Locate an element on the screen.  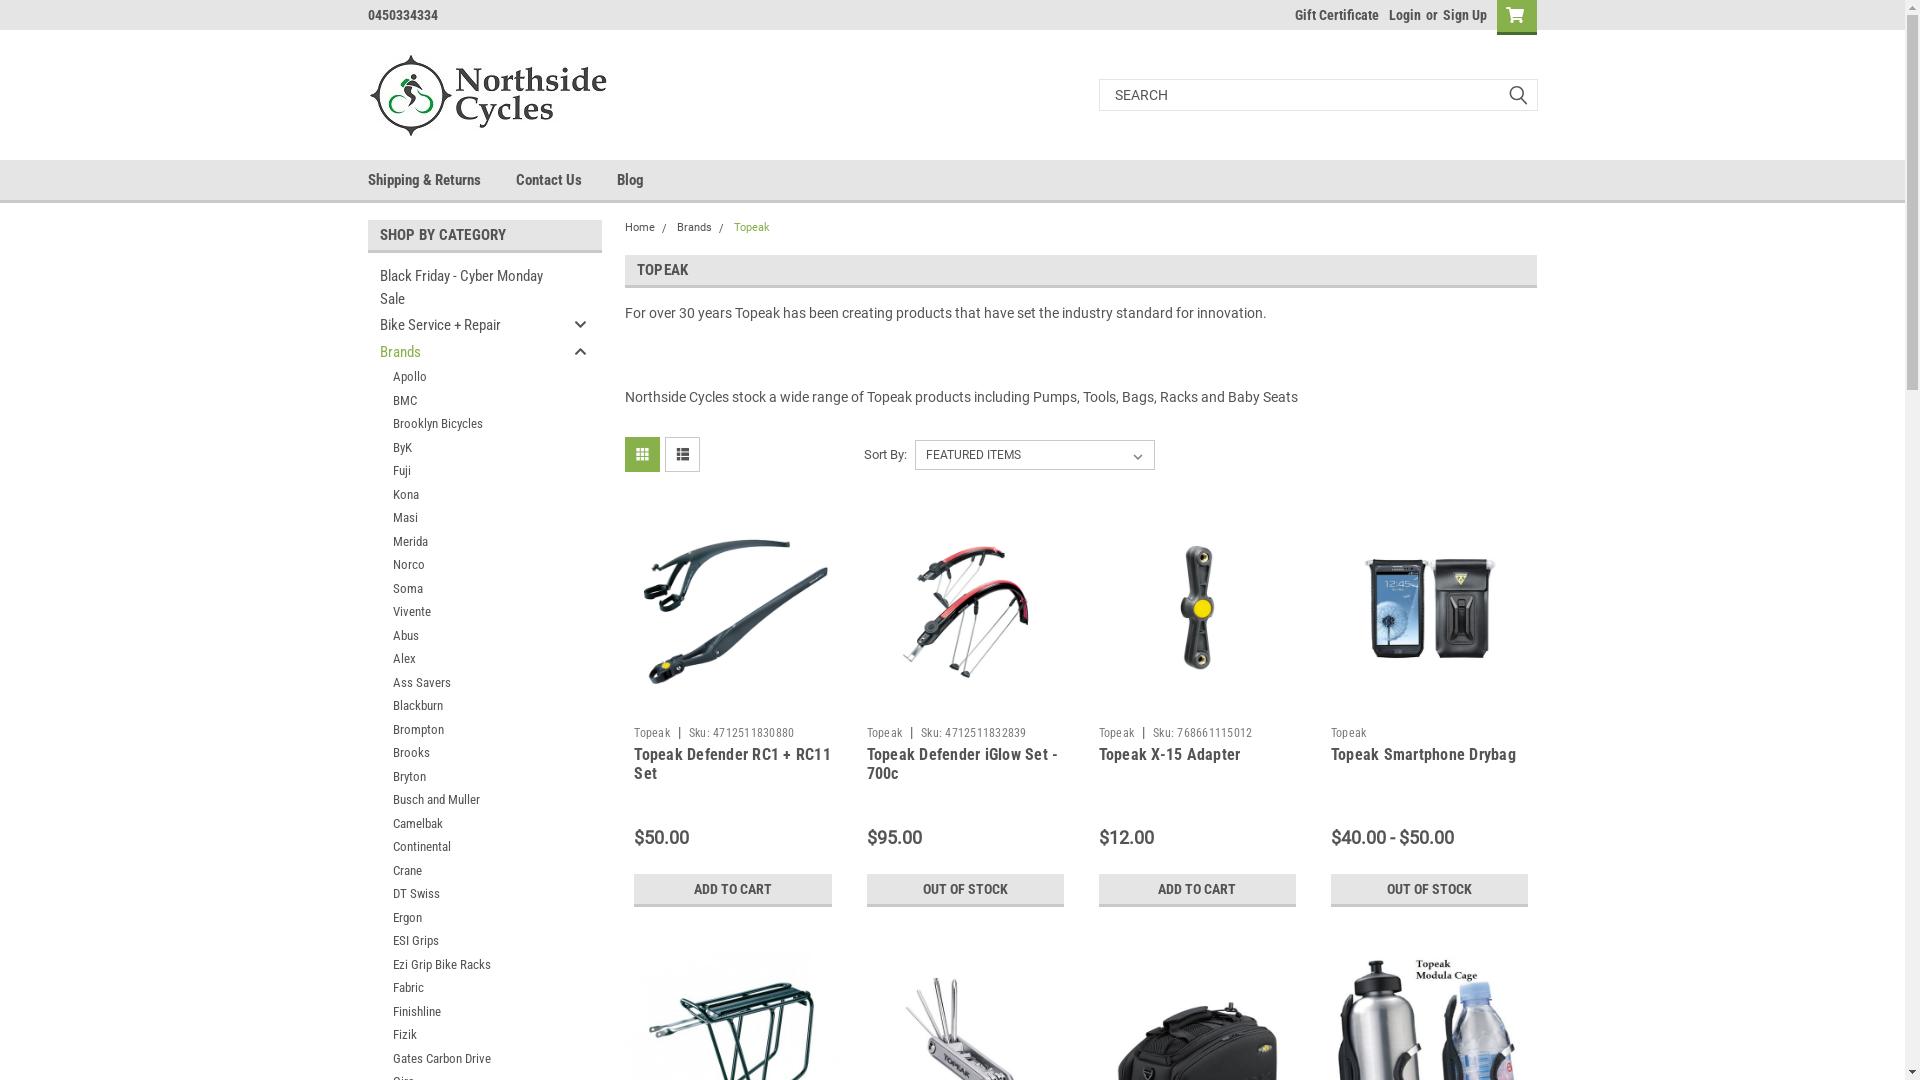
'Abus' is located at coordinates (368, 636).